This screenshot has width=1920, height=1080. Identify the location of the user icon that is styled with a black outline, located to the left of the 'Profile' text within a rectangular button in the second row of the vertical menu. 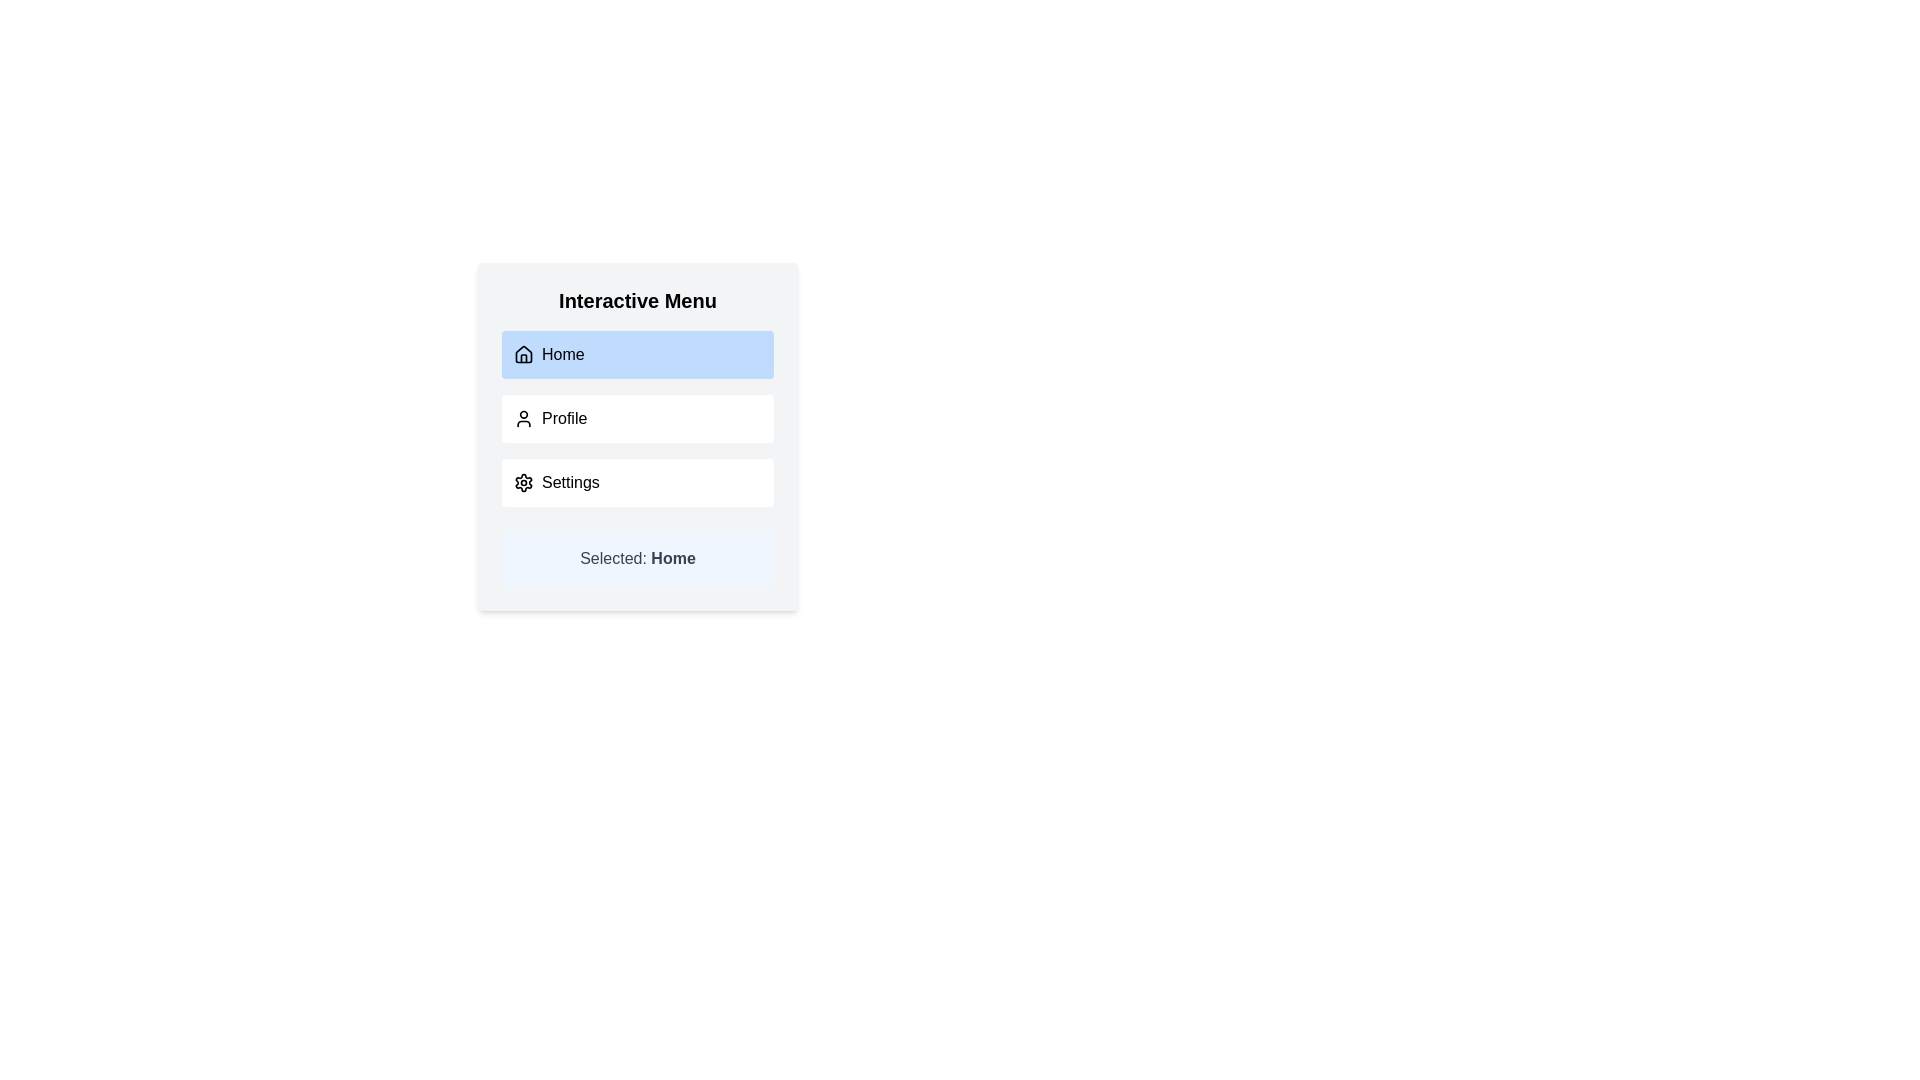
(523, 418).